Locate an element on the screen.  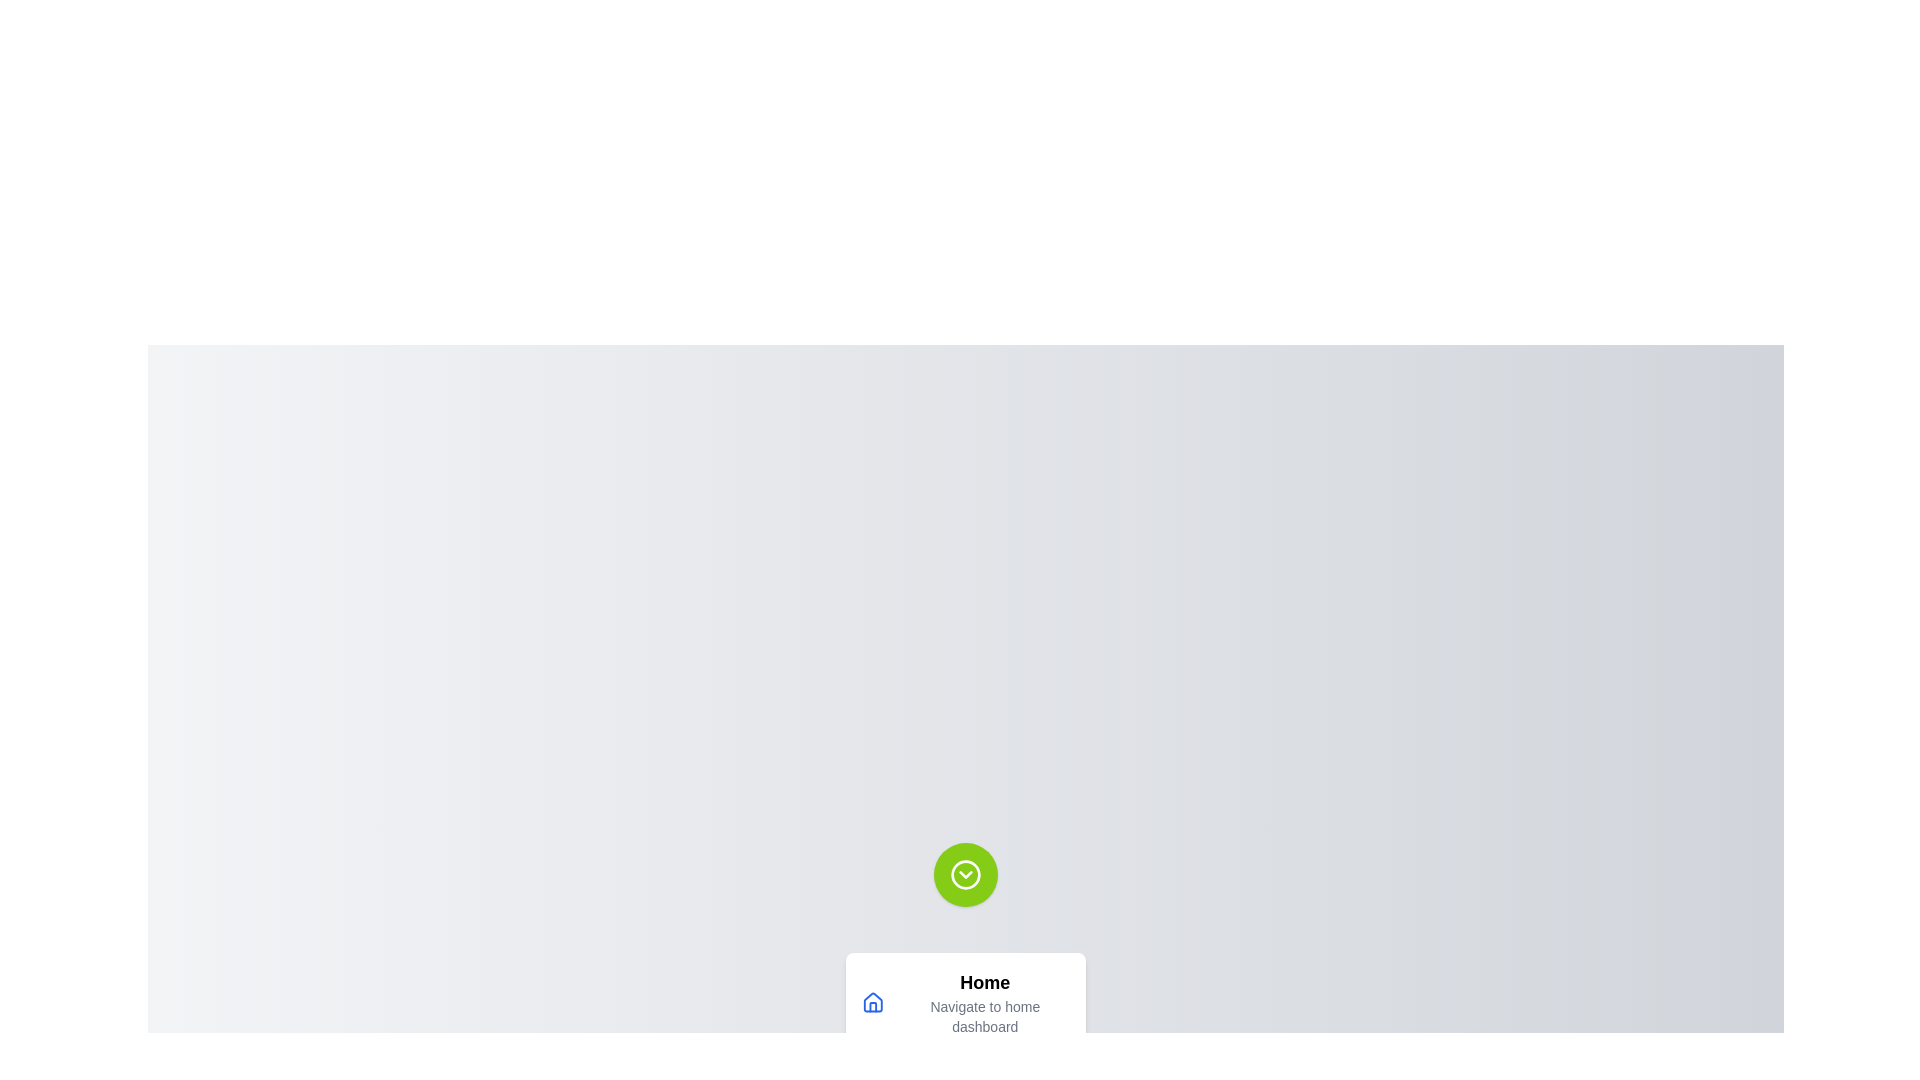
the menu option Home from the speed dial is located at coordinates (965, 1002).